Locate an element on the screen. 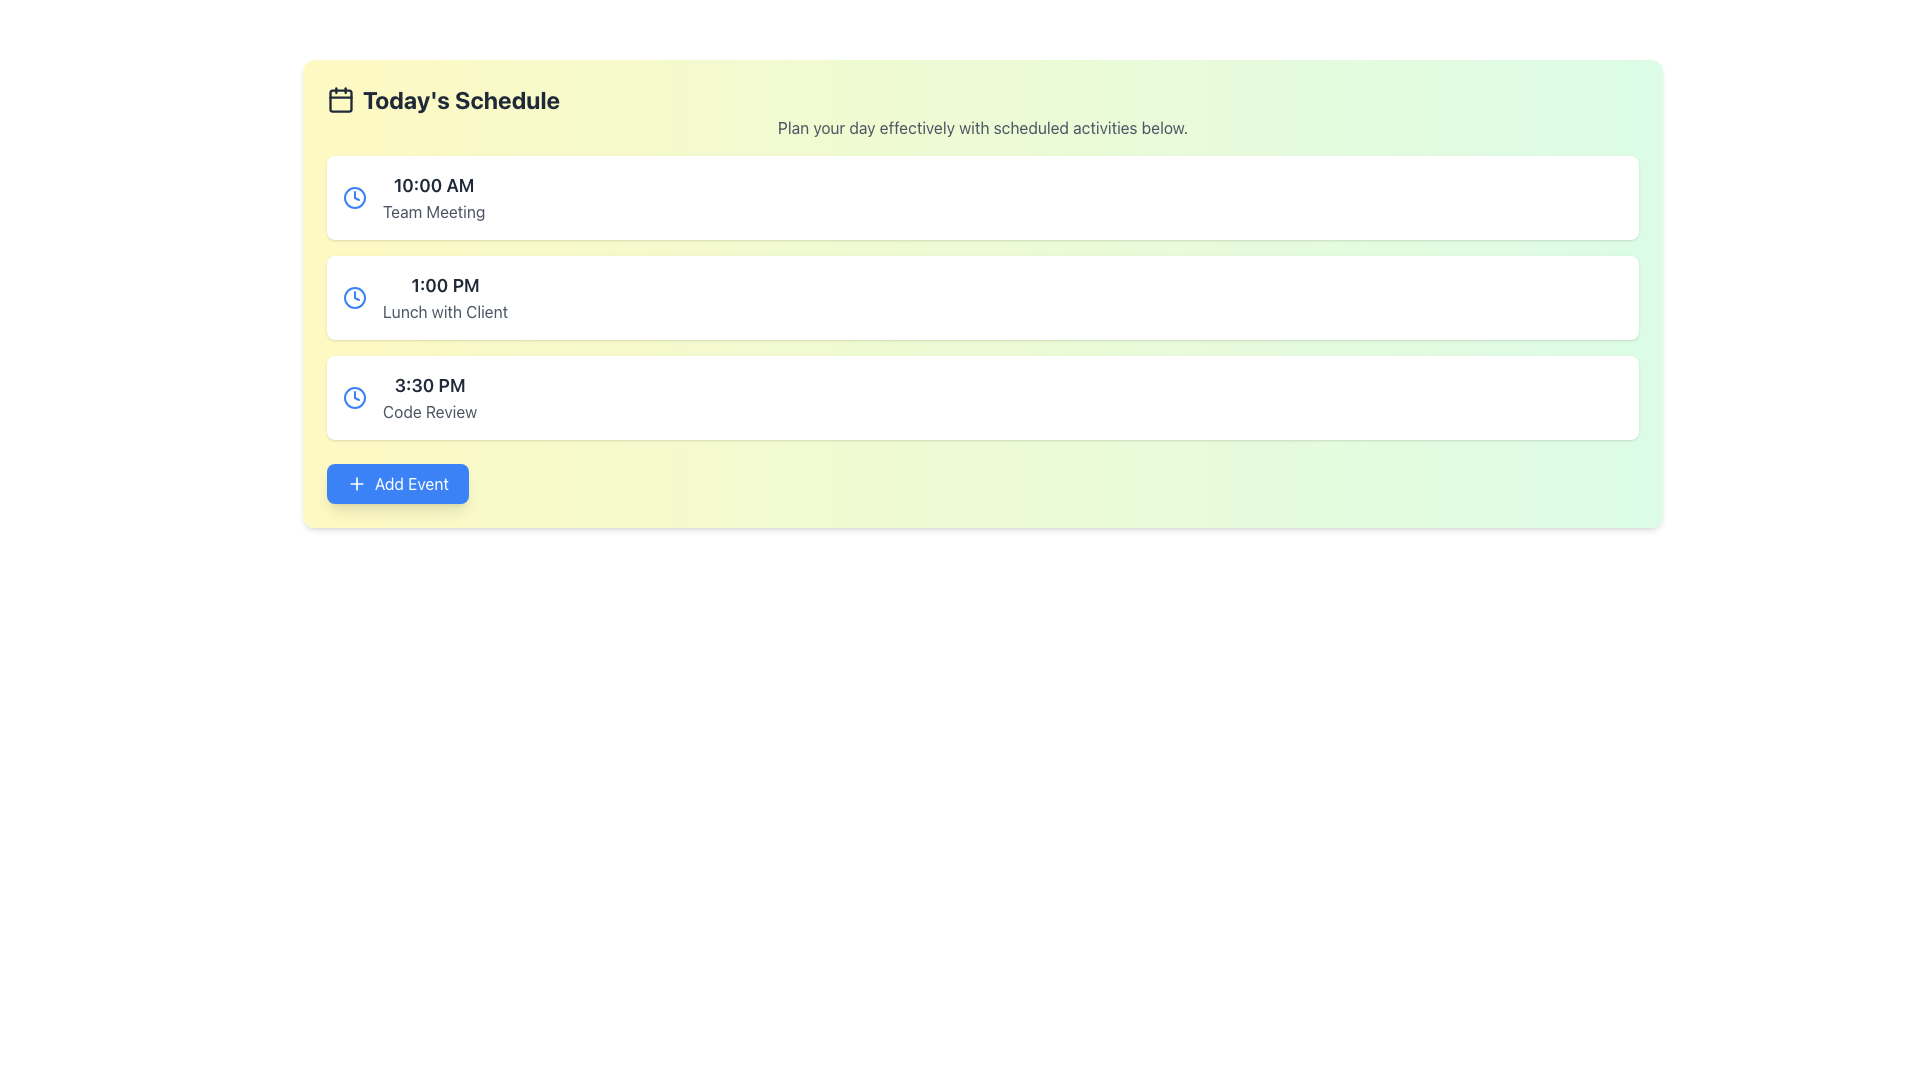 The width and height of the screenshot is (1920, 1080). the second scheduled event in the calendar interface is located at coordinates (983, 297).